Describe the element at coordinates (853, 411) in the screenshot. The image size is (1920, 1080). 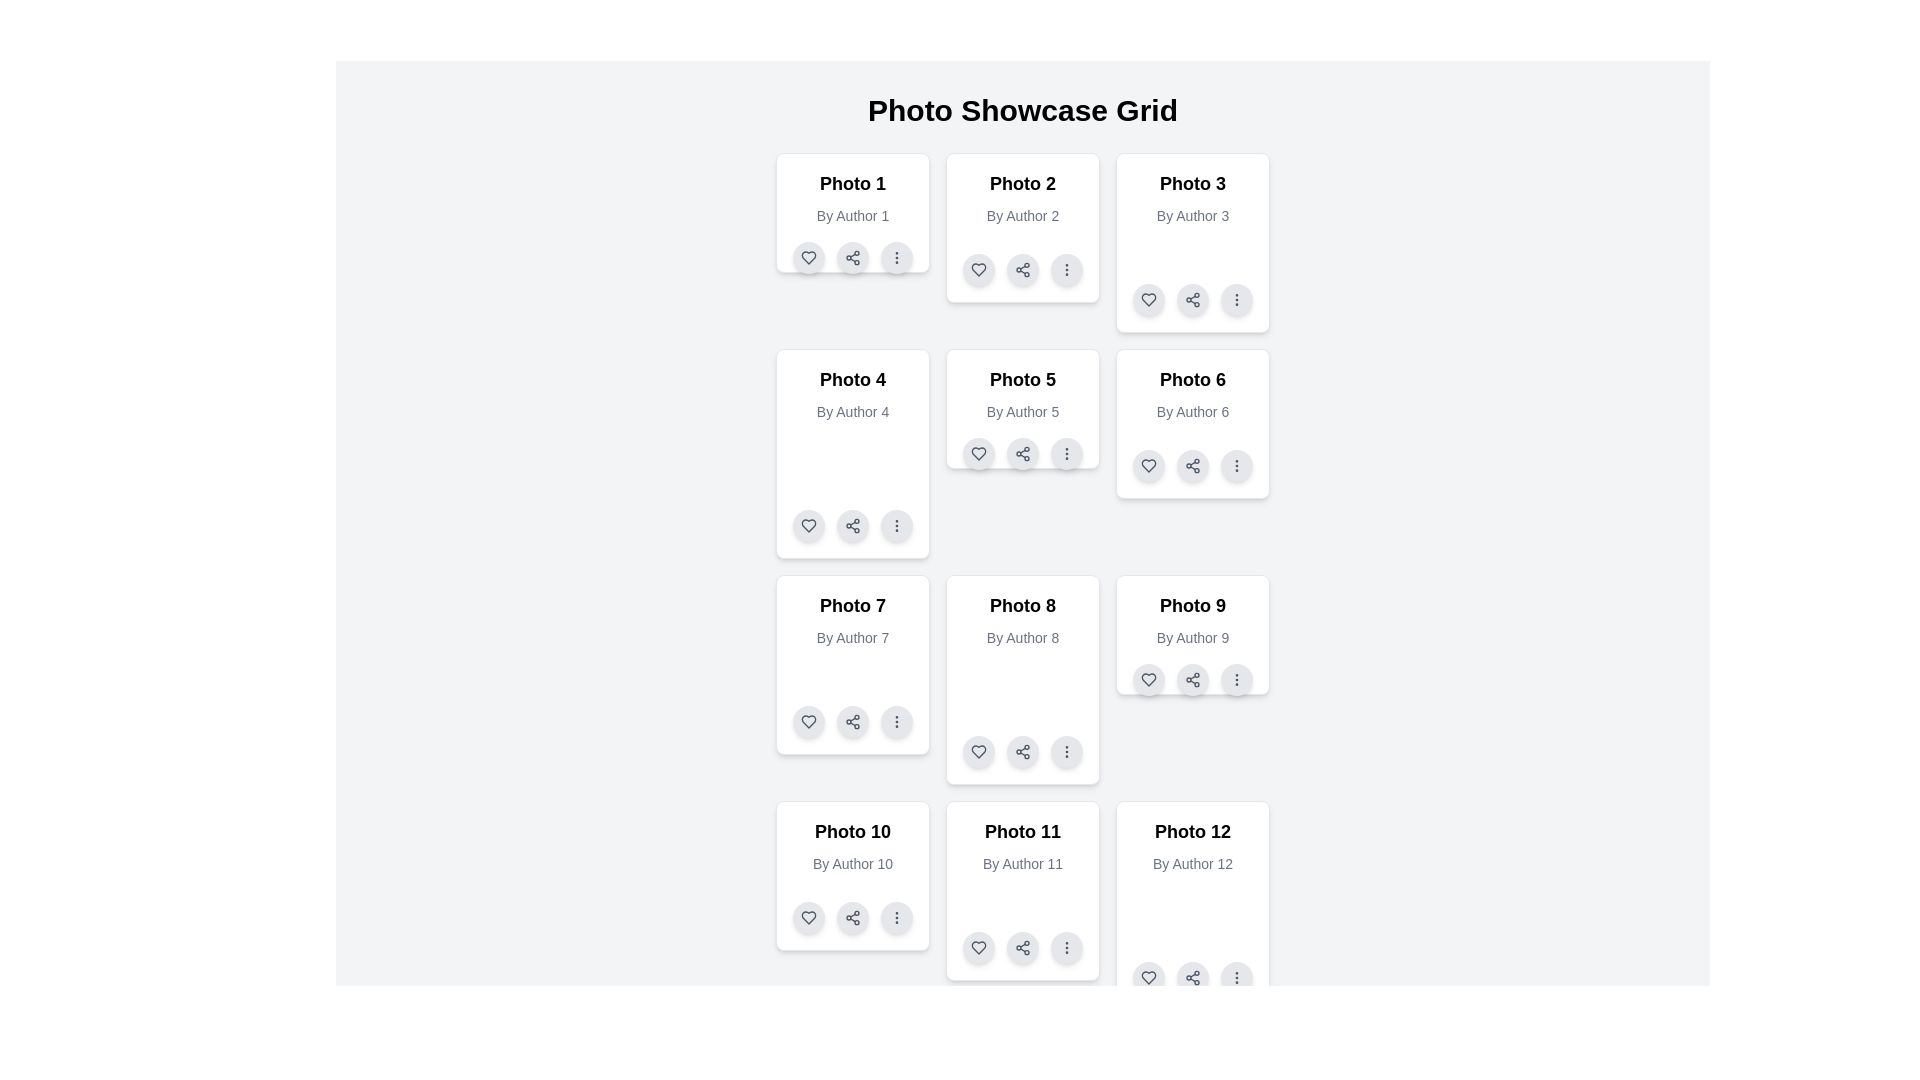
I see `the text label displaying 'By Author 4', which is located just below the 'Photo 4' header in a card layout` at that location.